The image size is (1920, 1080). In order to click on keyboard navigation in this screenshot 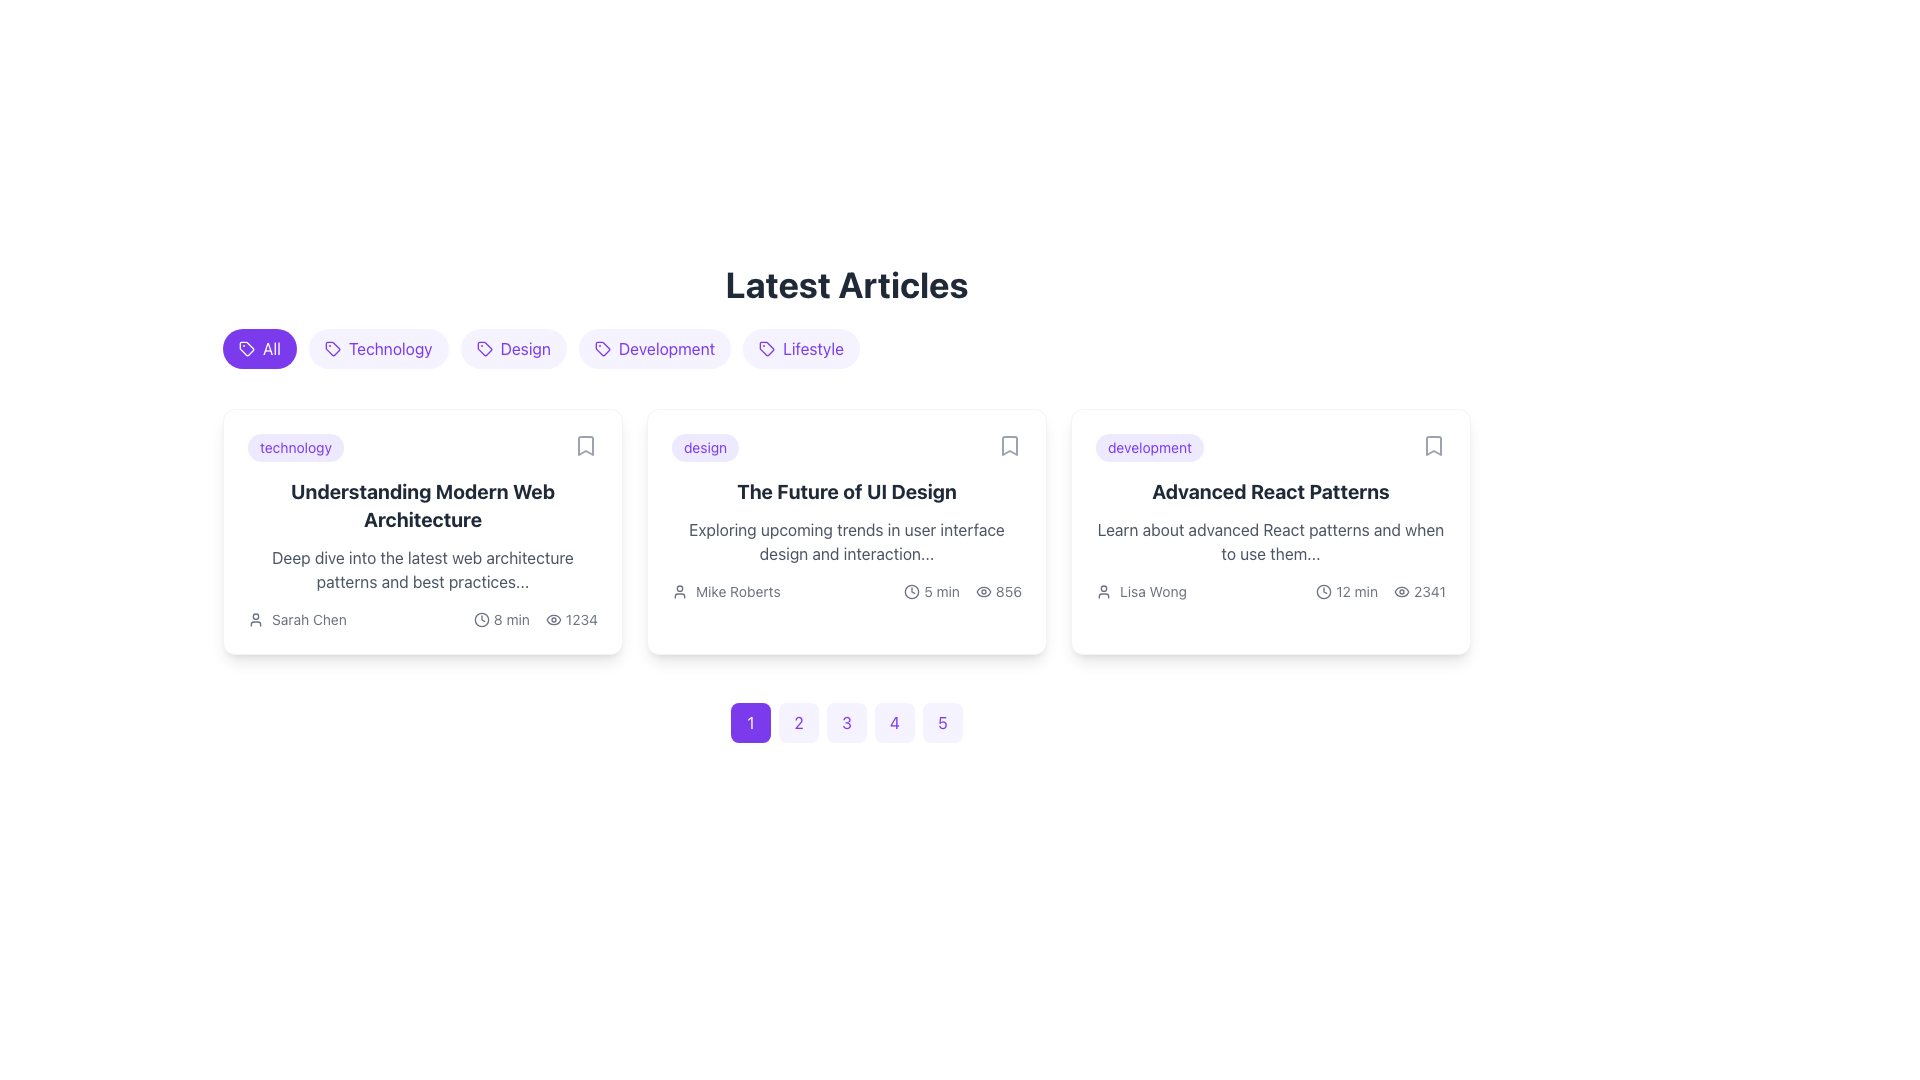, I will do `click(766, 347)`.